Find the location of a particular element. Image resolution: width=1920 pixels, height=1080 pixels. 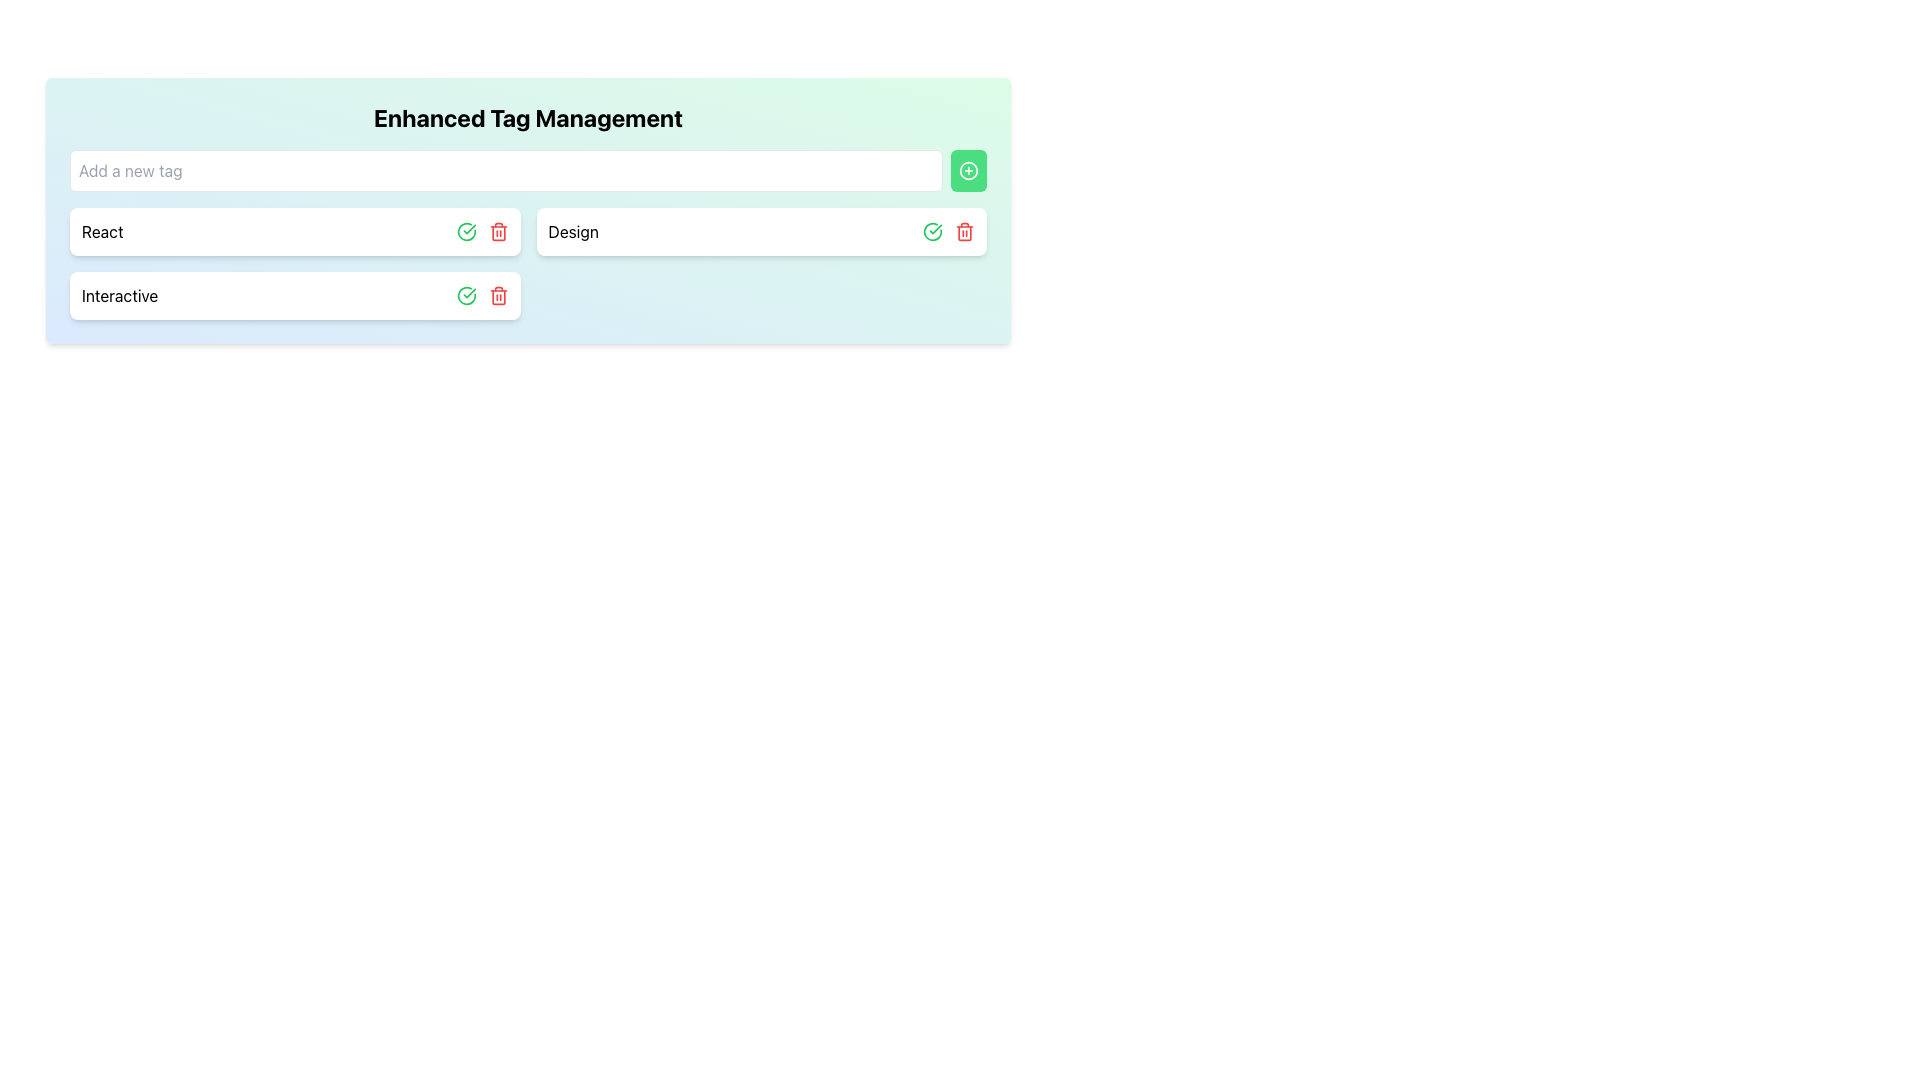

the circular check icon with a green outline located next to the 'React' text in the 'Enhanced Tag Management' UI is located at coordinates (465, 230).